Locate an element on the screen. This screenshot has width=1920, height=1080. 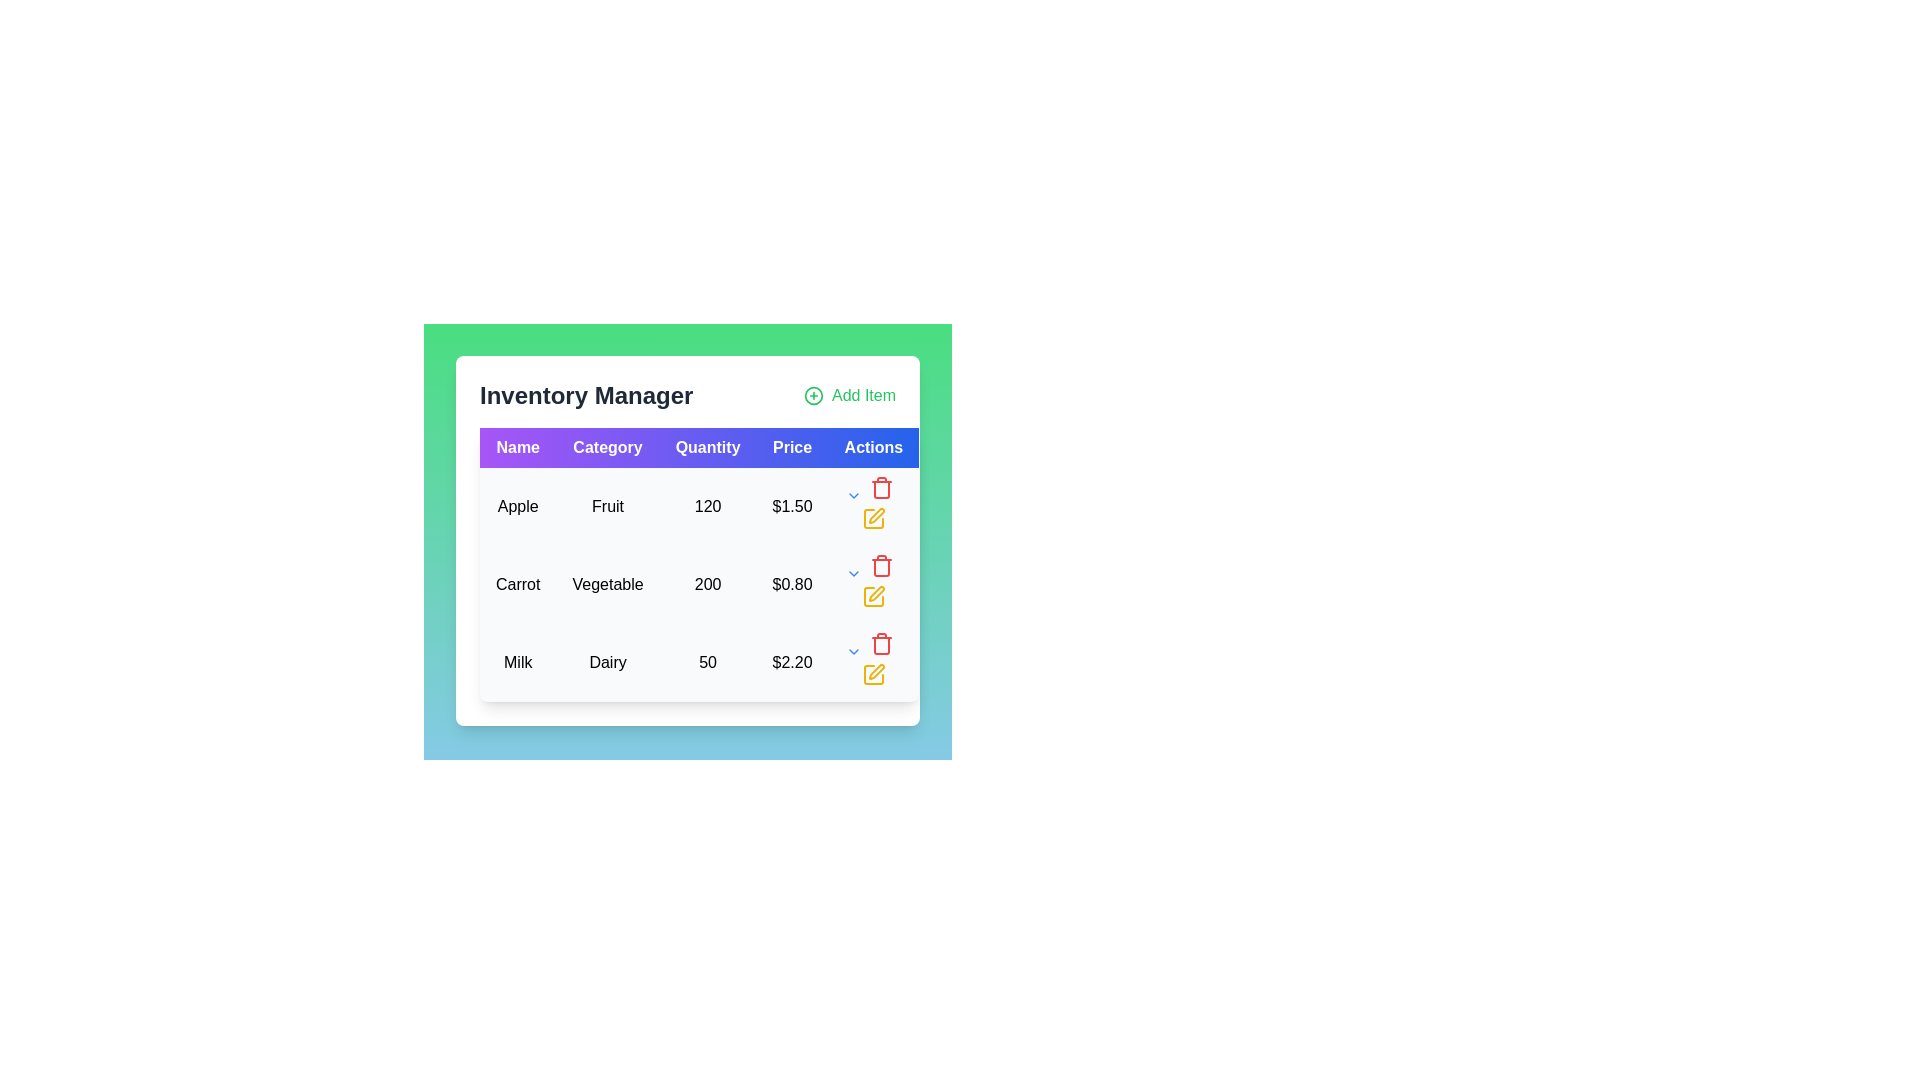
the third row in the 'Inventory Manager' table that displays 'Milk', 'Dairy', '50', and '$2.20' is located at coordinates (699, 663).